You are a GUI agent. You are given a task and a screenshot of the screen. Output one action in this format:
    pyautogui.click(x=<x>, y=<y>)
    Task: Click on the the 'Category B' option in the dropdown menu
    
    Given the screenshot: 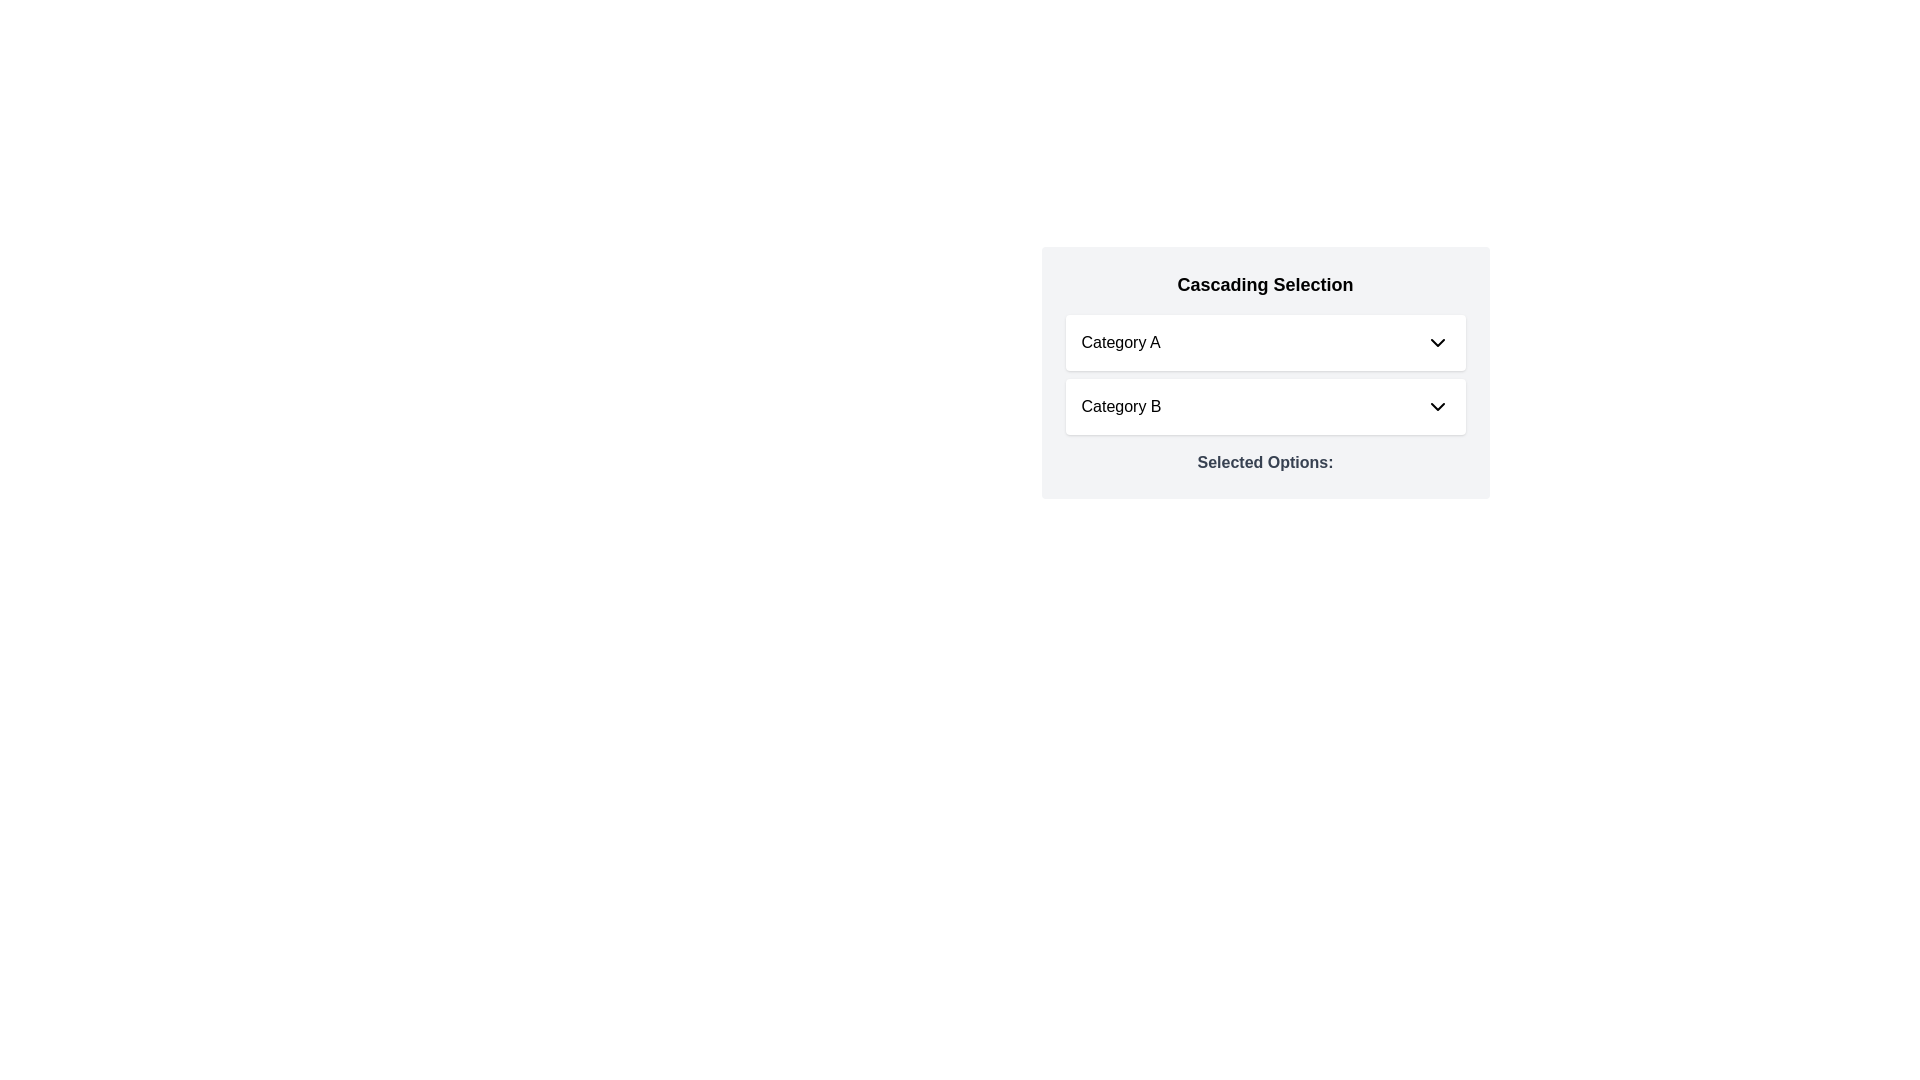 What is the action you would take?
    pyautogui.click(x=1121, y=406)
    